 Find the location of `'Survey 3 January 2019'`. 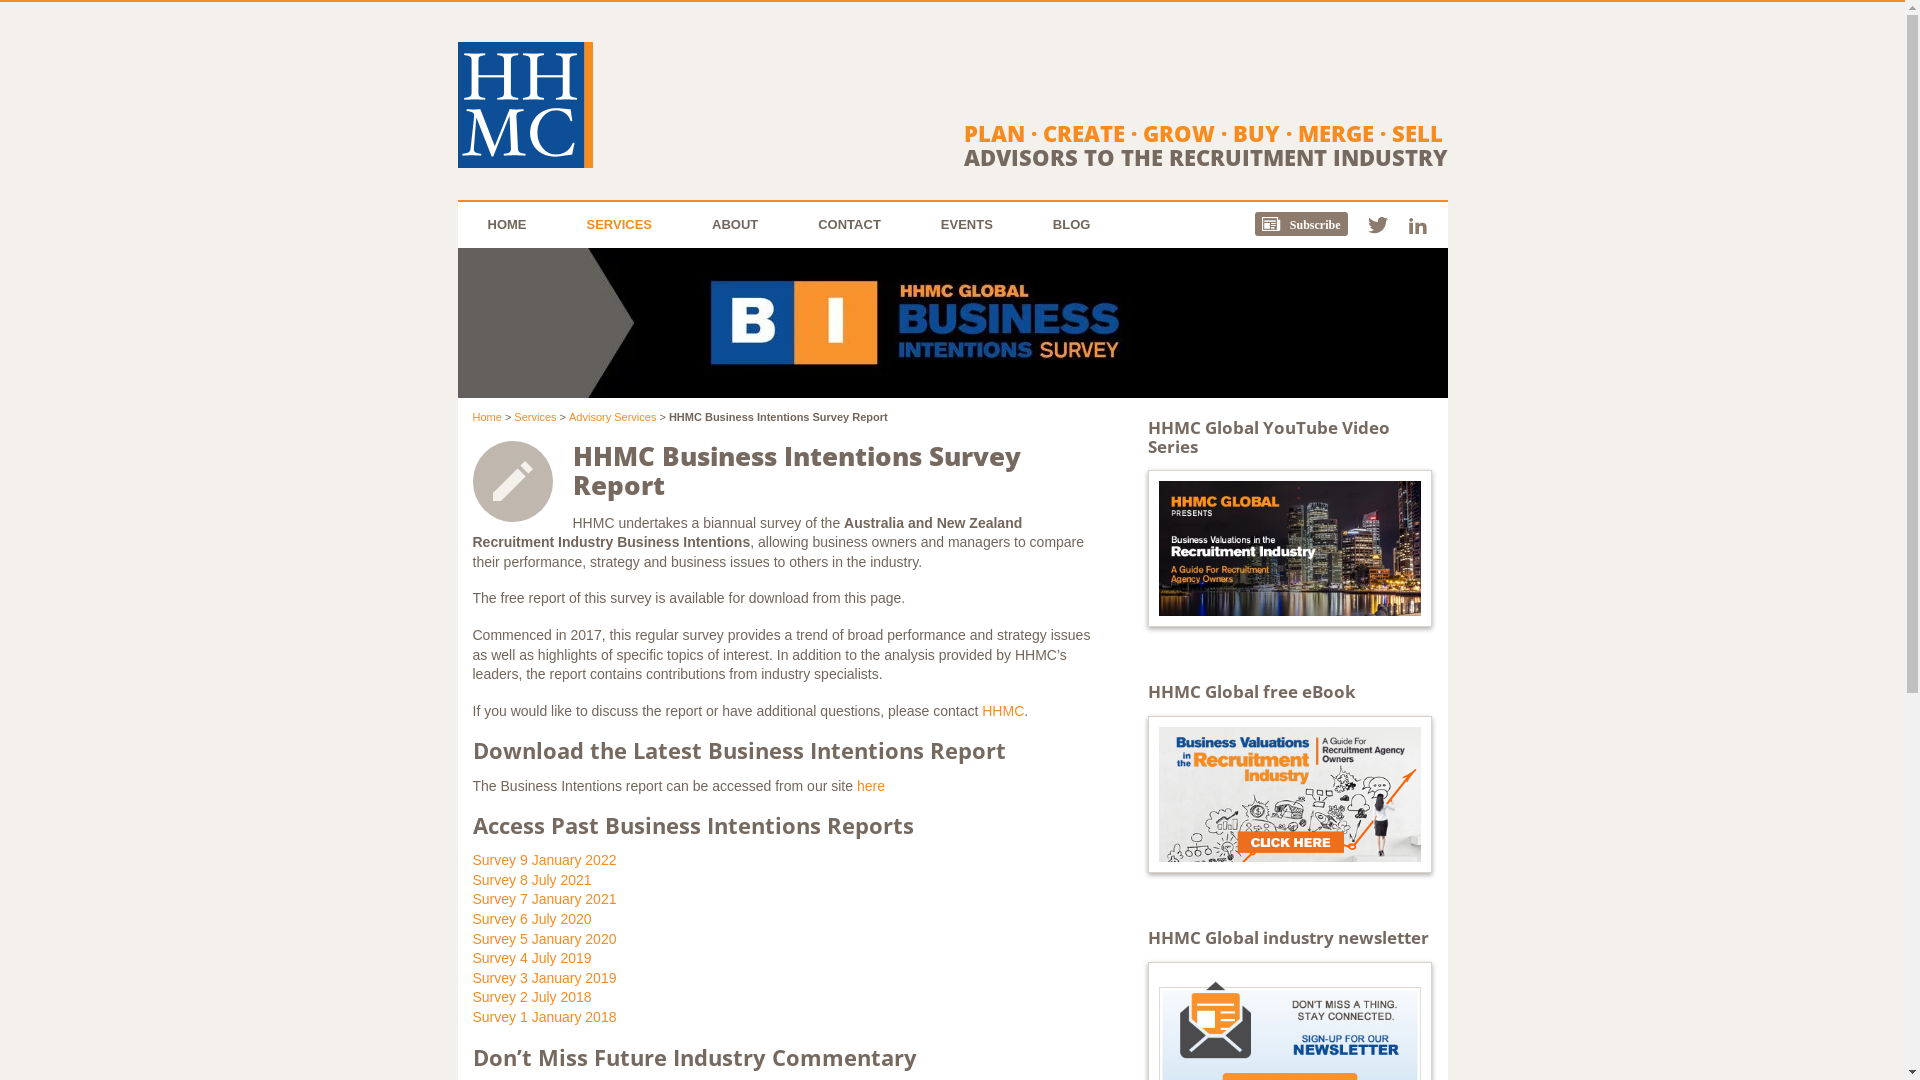

'Survey 3 January 2019' is located at coordinates (543, 977).